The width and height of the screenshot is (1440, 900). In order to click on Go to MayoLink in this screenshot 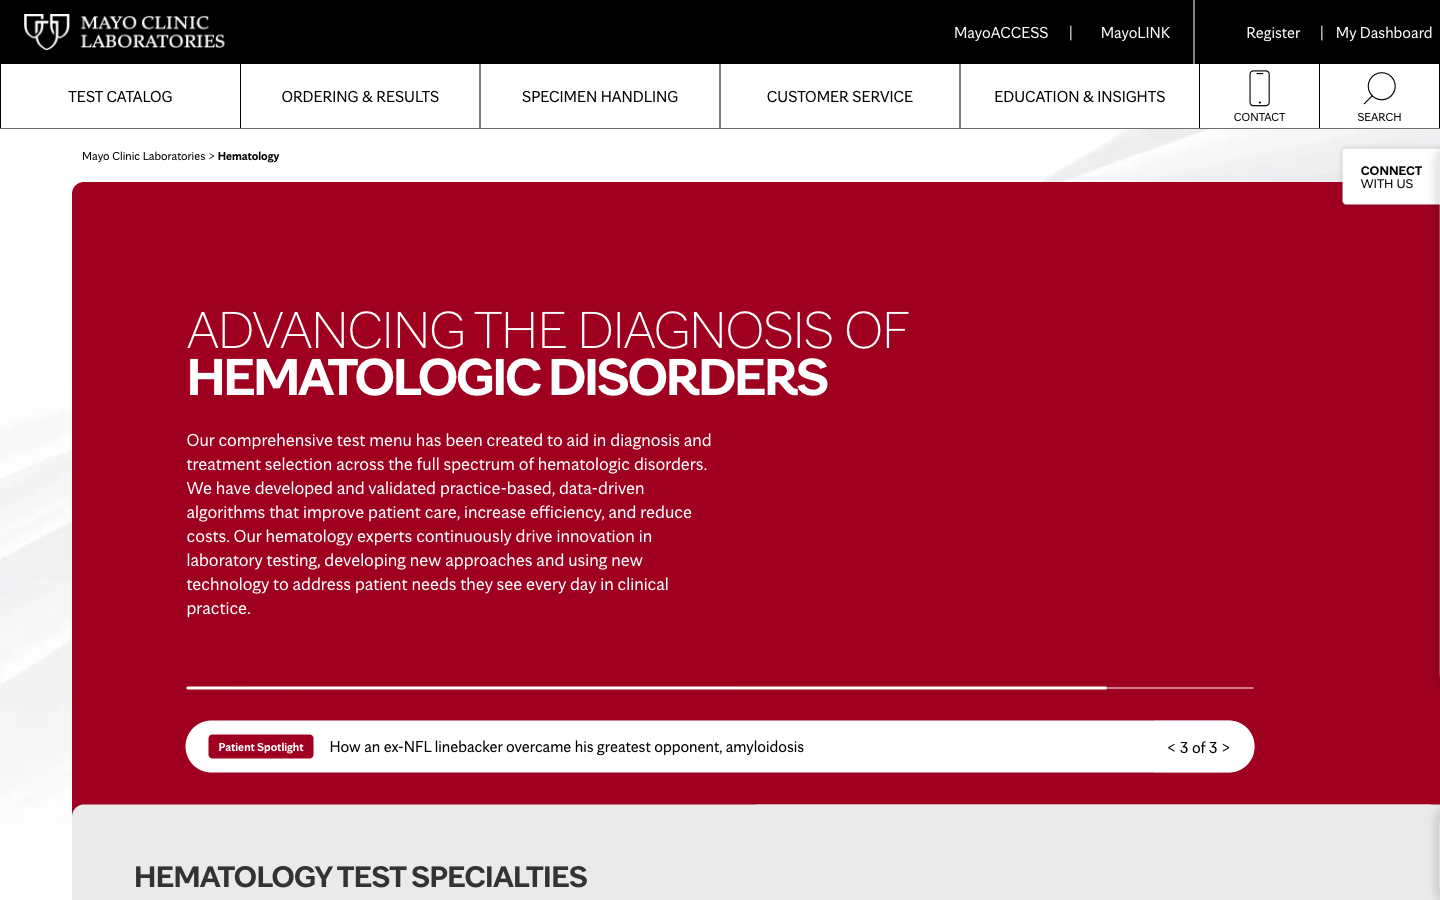, I will do `click(1134, 31)`.